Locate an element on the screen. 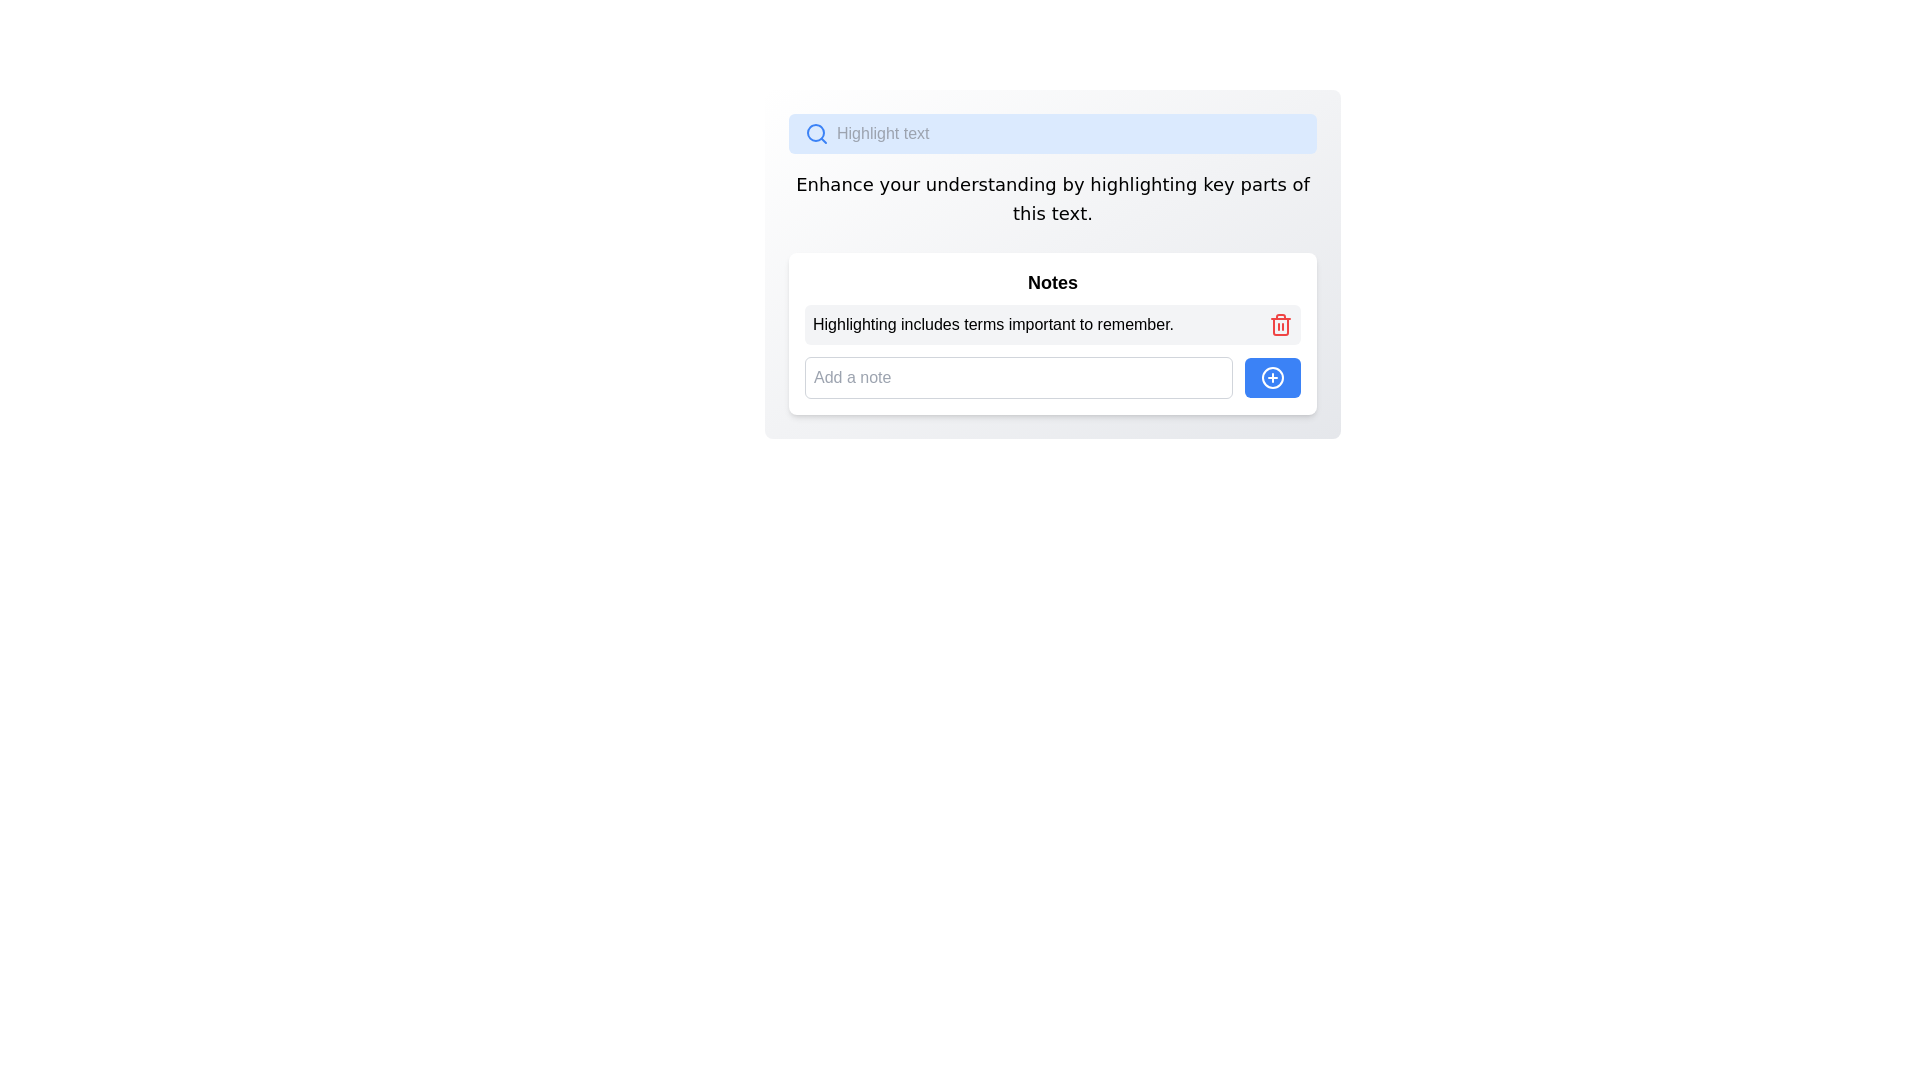 The height and width of the screenshot is (1080, 1920). the second character of the word 'Enhance' in the phrase 'Enhance your understanding by highlighting key parts of this text.' located at the top of the panel is located at coordinates (813, 184).